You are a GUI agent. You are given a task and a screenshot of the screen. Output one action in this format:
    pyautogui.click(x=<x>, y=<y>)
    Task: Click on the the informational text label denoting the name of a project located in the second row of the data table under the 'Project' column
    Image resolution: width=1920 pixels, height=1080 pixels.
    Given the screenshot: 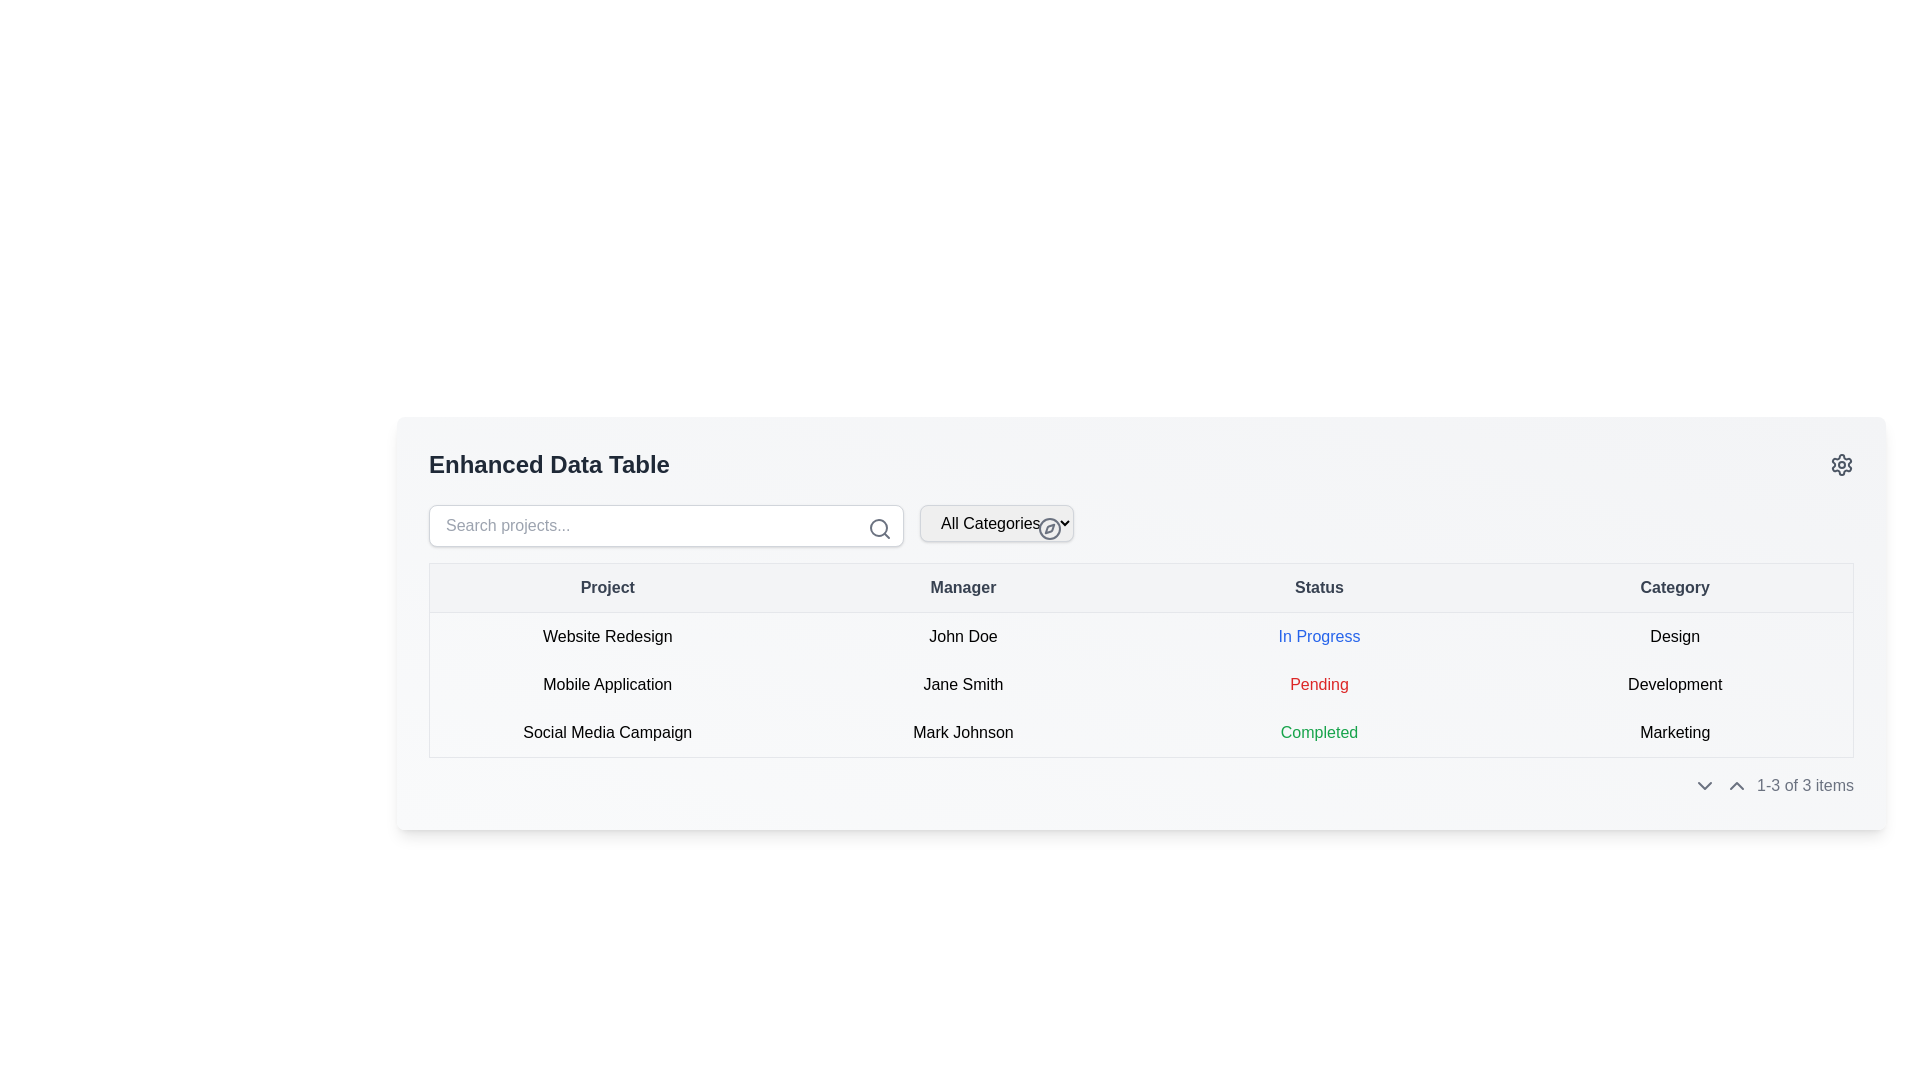 What is the action you would take?
    pyautogui.click(x=606, y=684)
    